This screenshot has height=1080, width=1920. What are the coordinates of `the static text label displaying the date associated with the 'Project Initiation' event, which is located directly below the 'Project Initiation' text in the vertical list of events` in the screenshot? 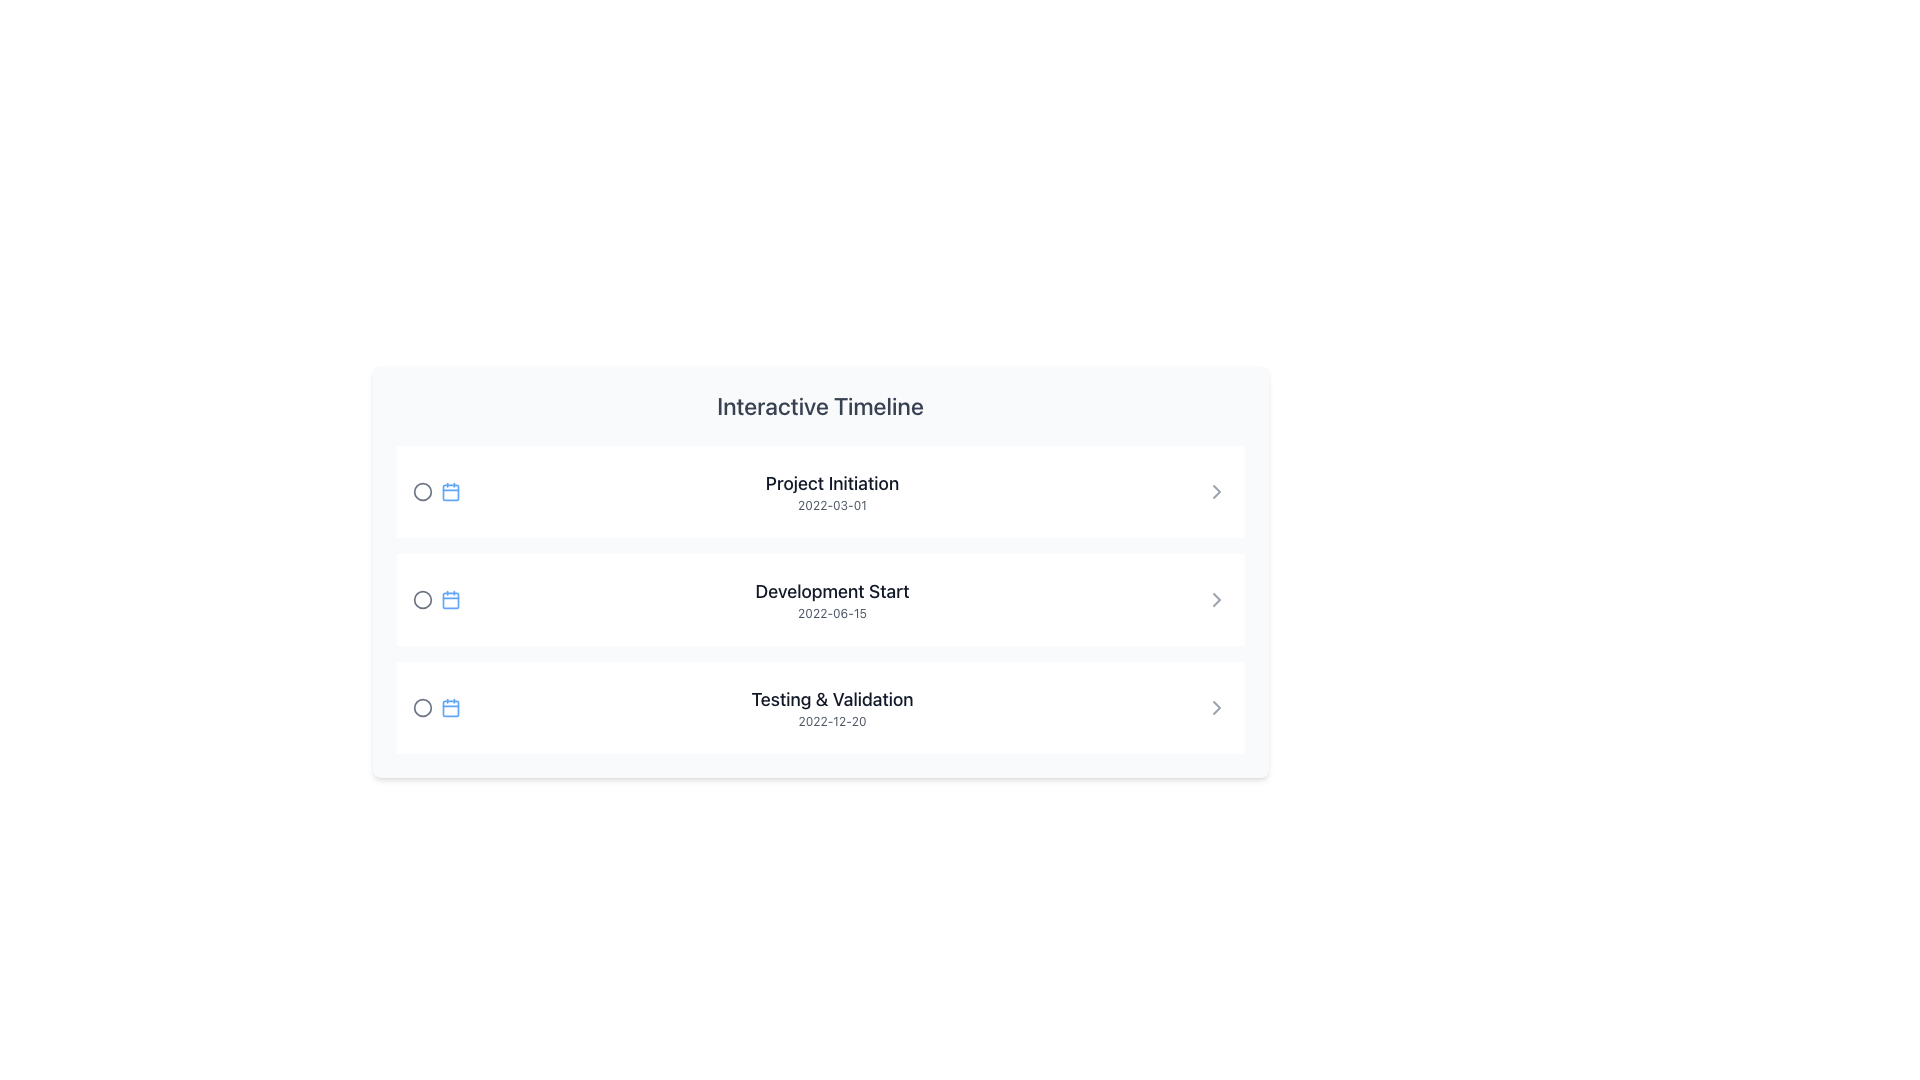 It's located at (832, 504).